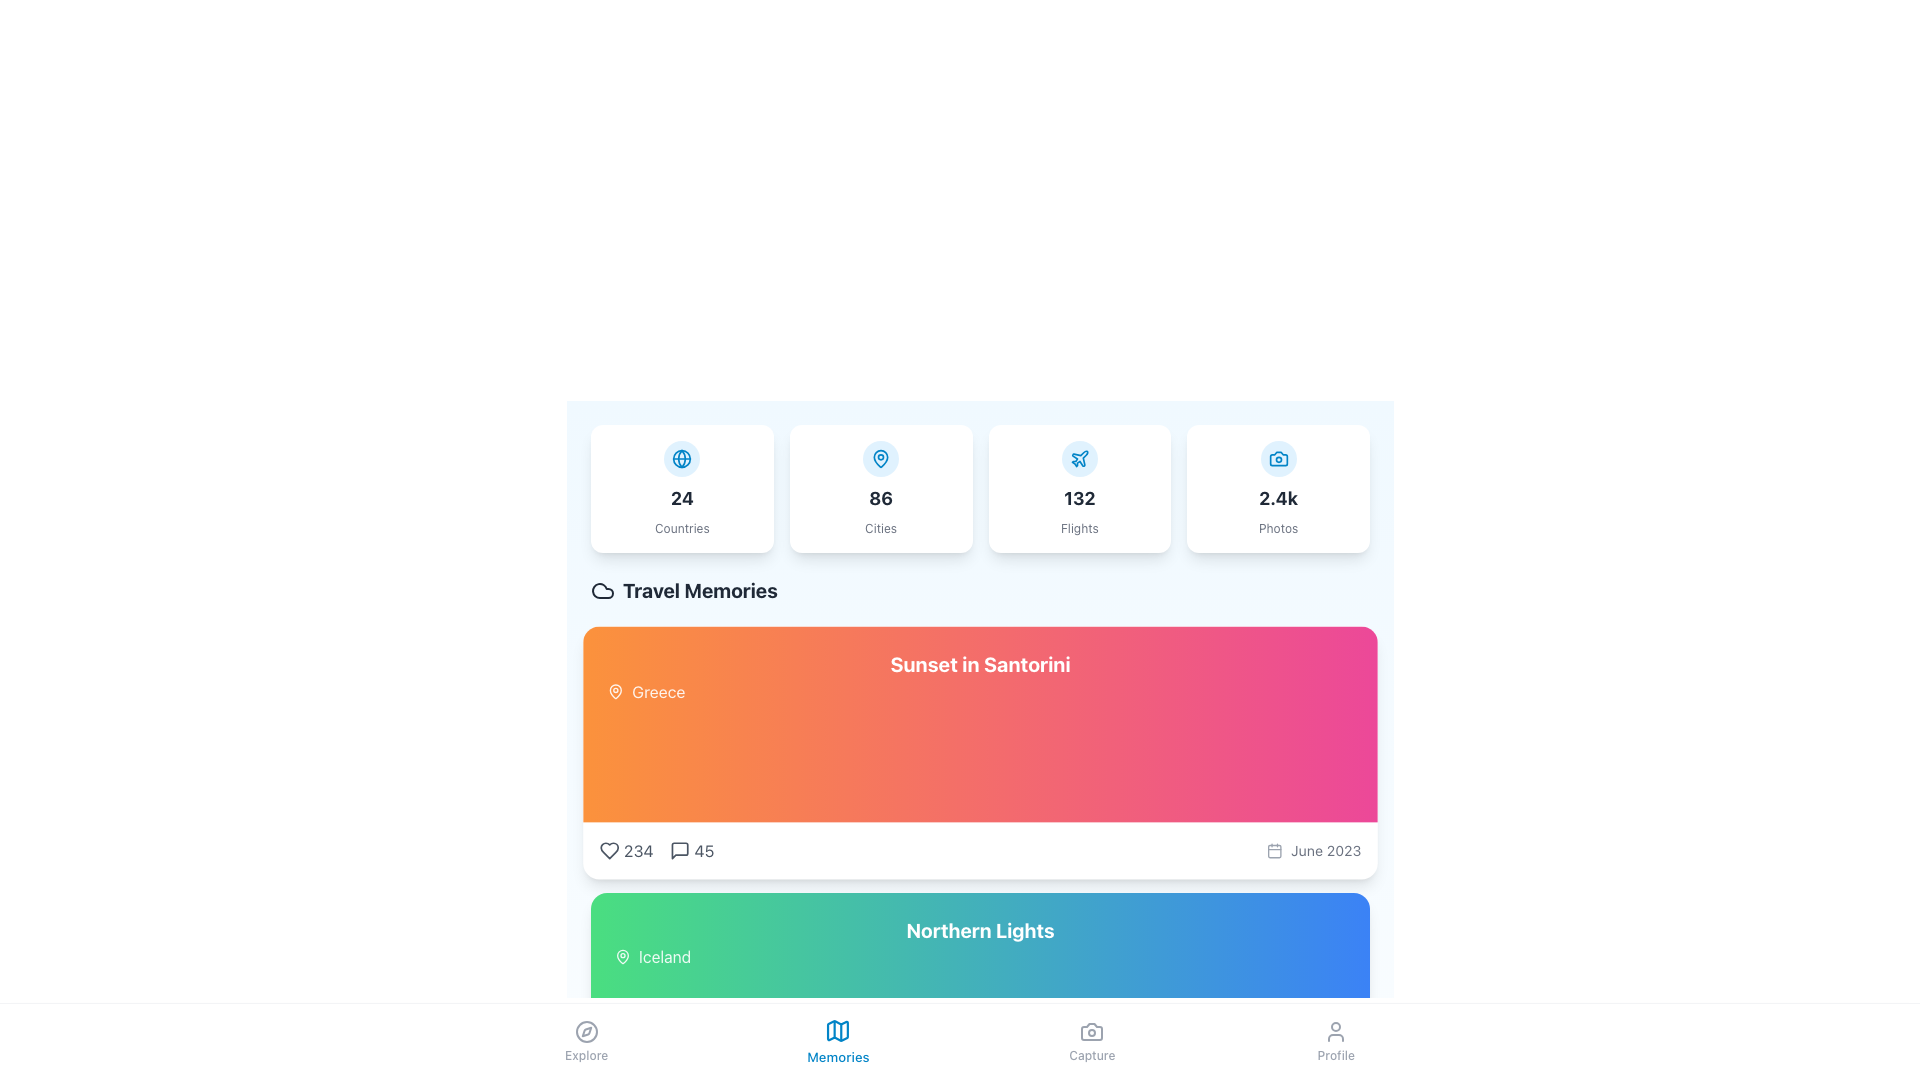 The height and width of the screenshot is (1080, 1920). I want to click on the 'Sunset in Santorini' card featuring a gradient background, so click(980, 752).